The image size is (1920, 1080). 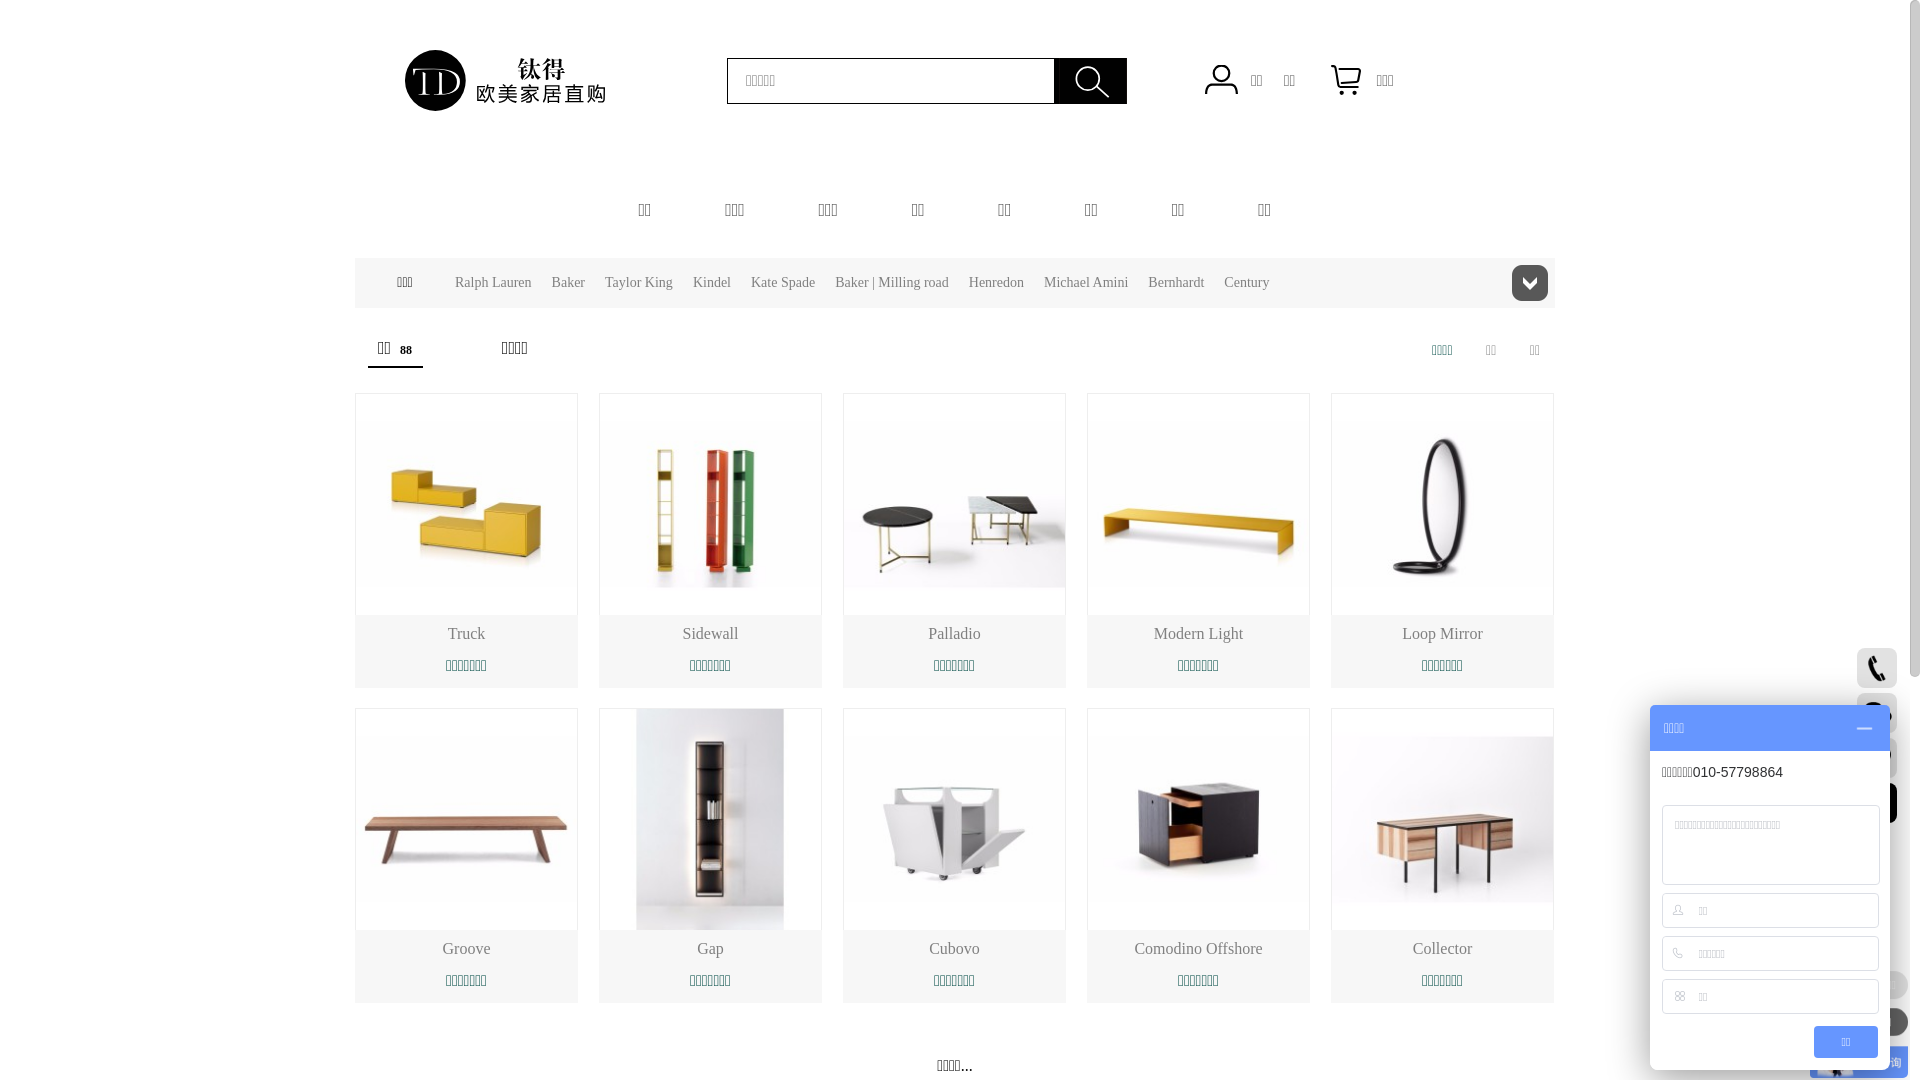 What do you see at coordinates (440, 947) in the screenshot?
I see `'Groove'` at bounding box center [440, 947].